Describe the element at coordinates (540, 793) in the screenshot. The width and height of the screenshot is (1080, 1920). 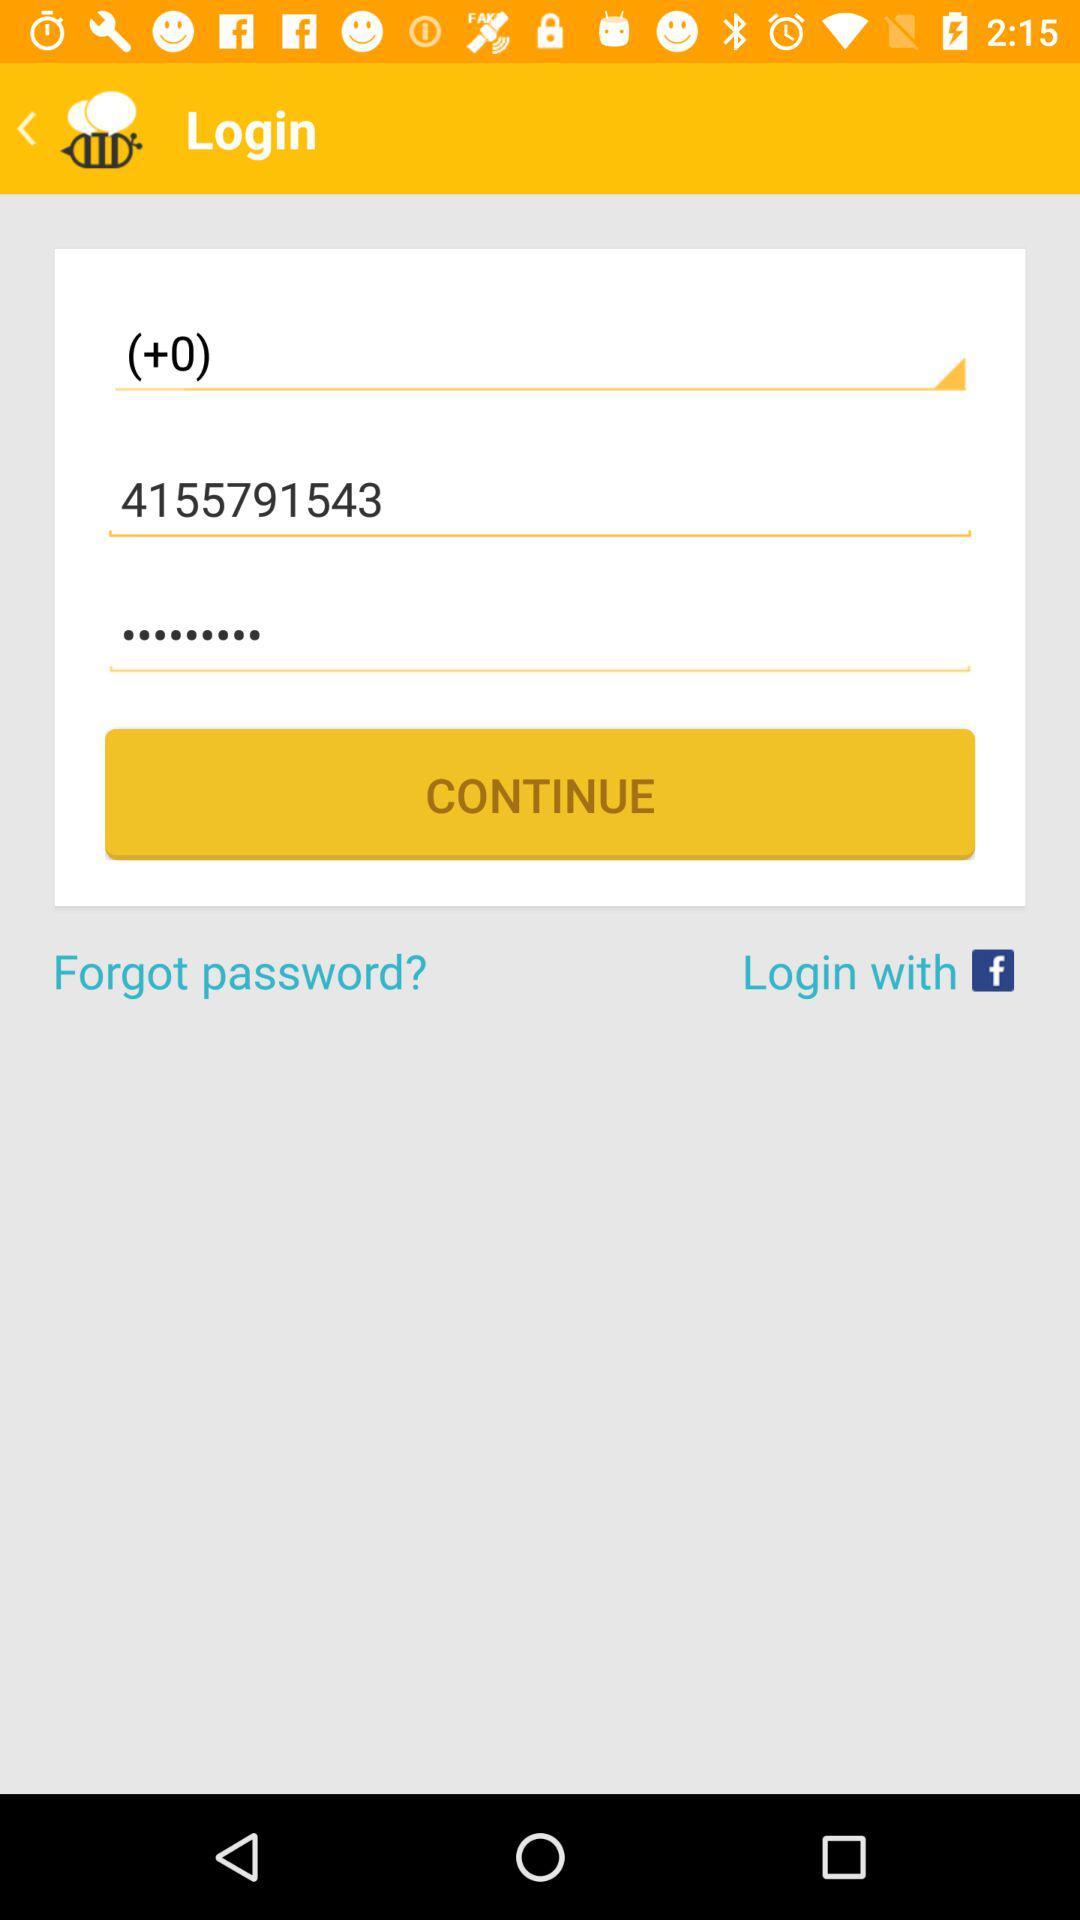
I see `icon at the center` at that location.